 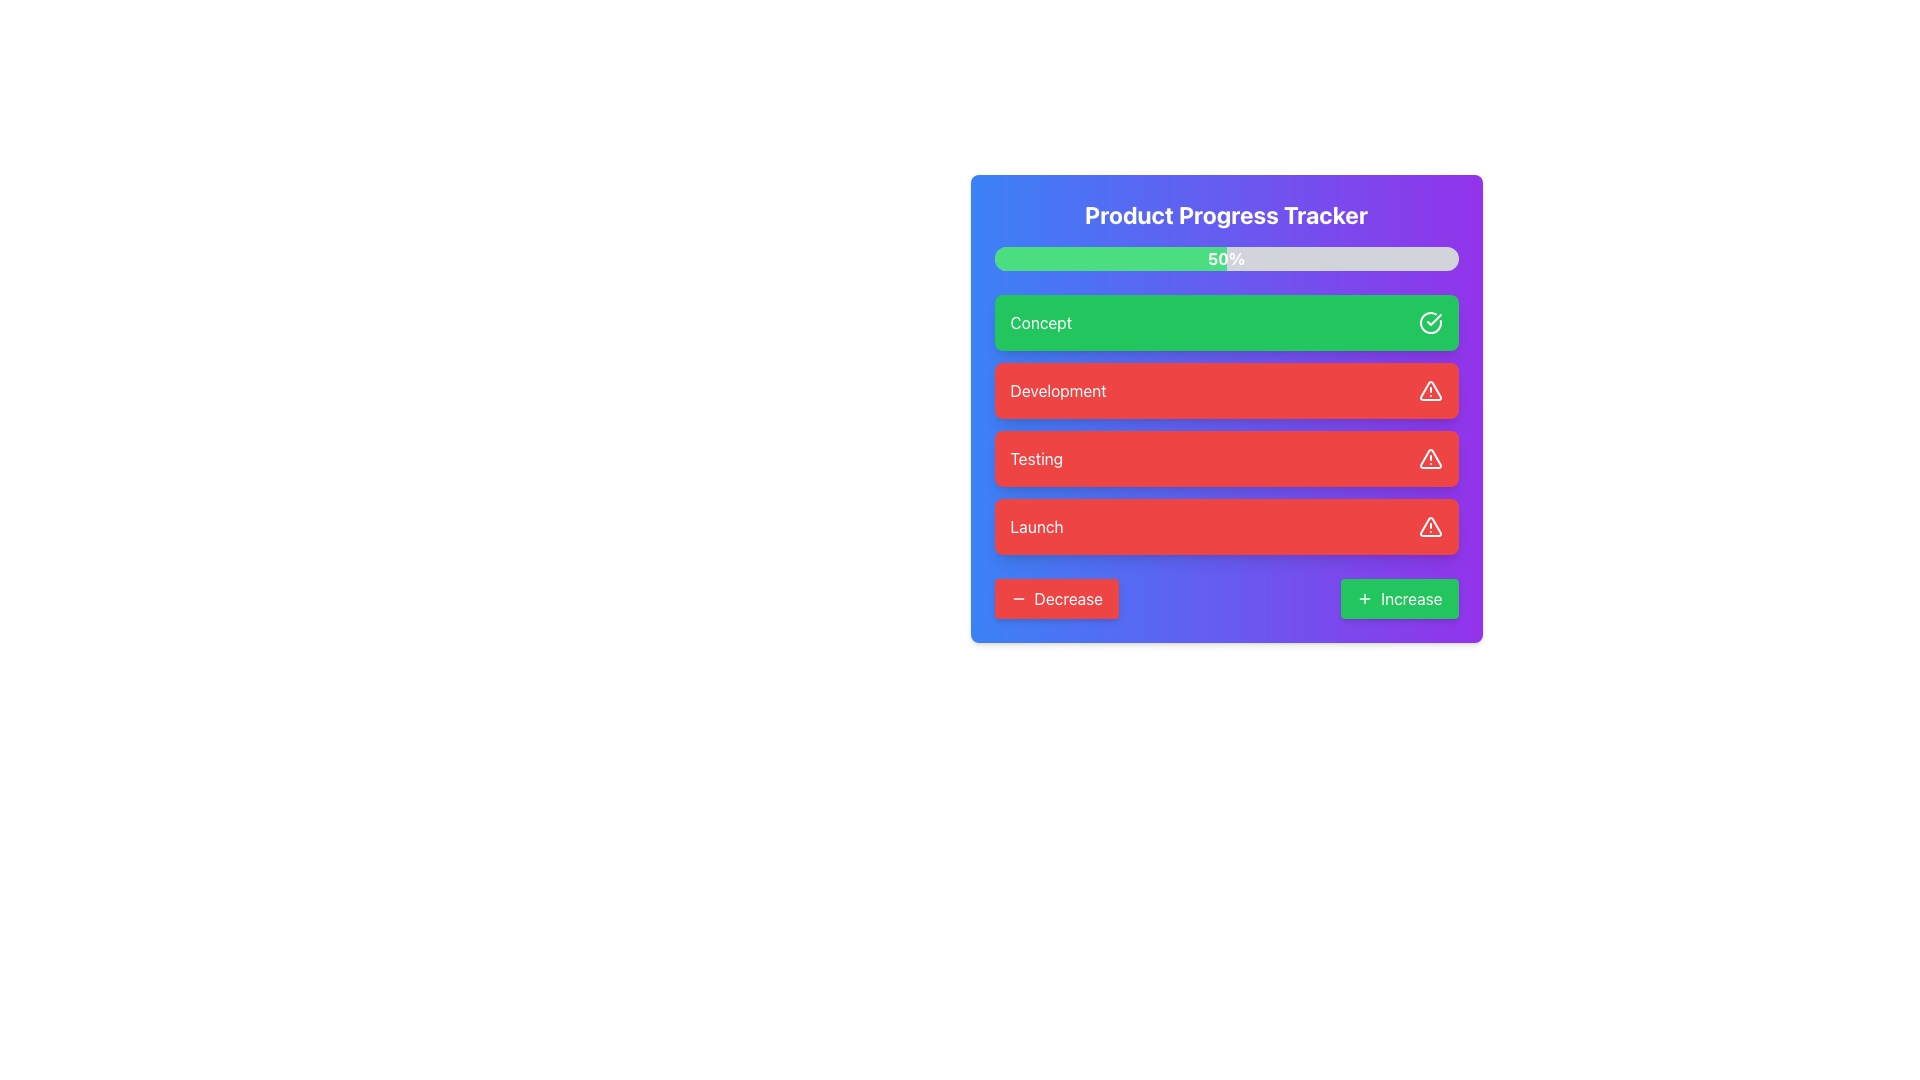 I want to click on the warning icon related to the 'Testing' stage in the progress tracker, so click(x=1429, y=459).